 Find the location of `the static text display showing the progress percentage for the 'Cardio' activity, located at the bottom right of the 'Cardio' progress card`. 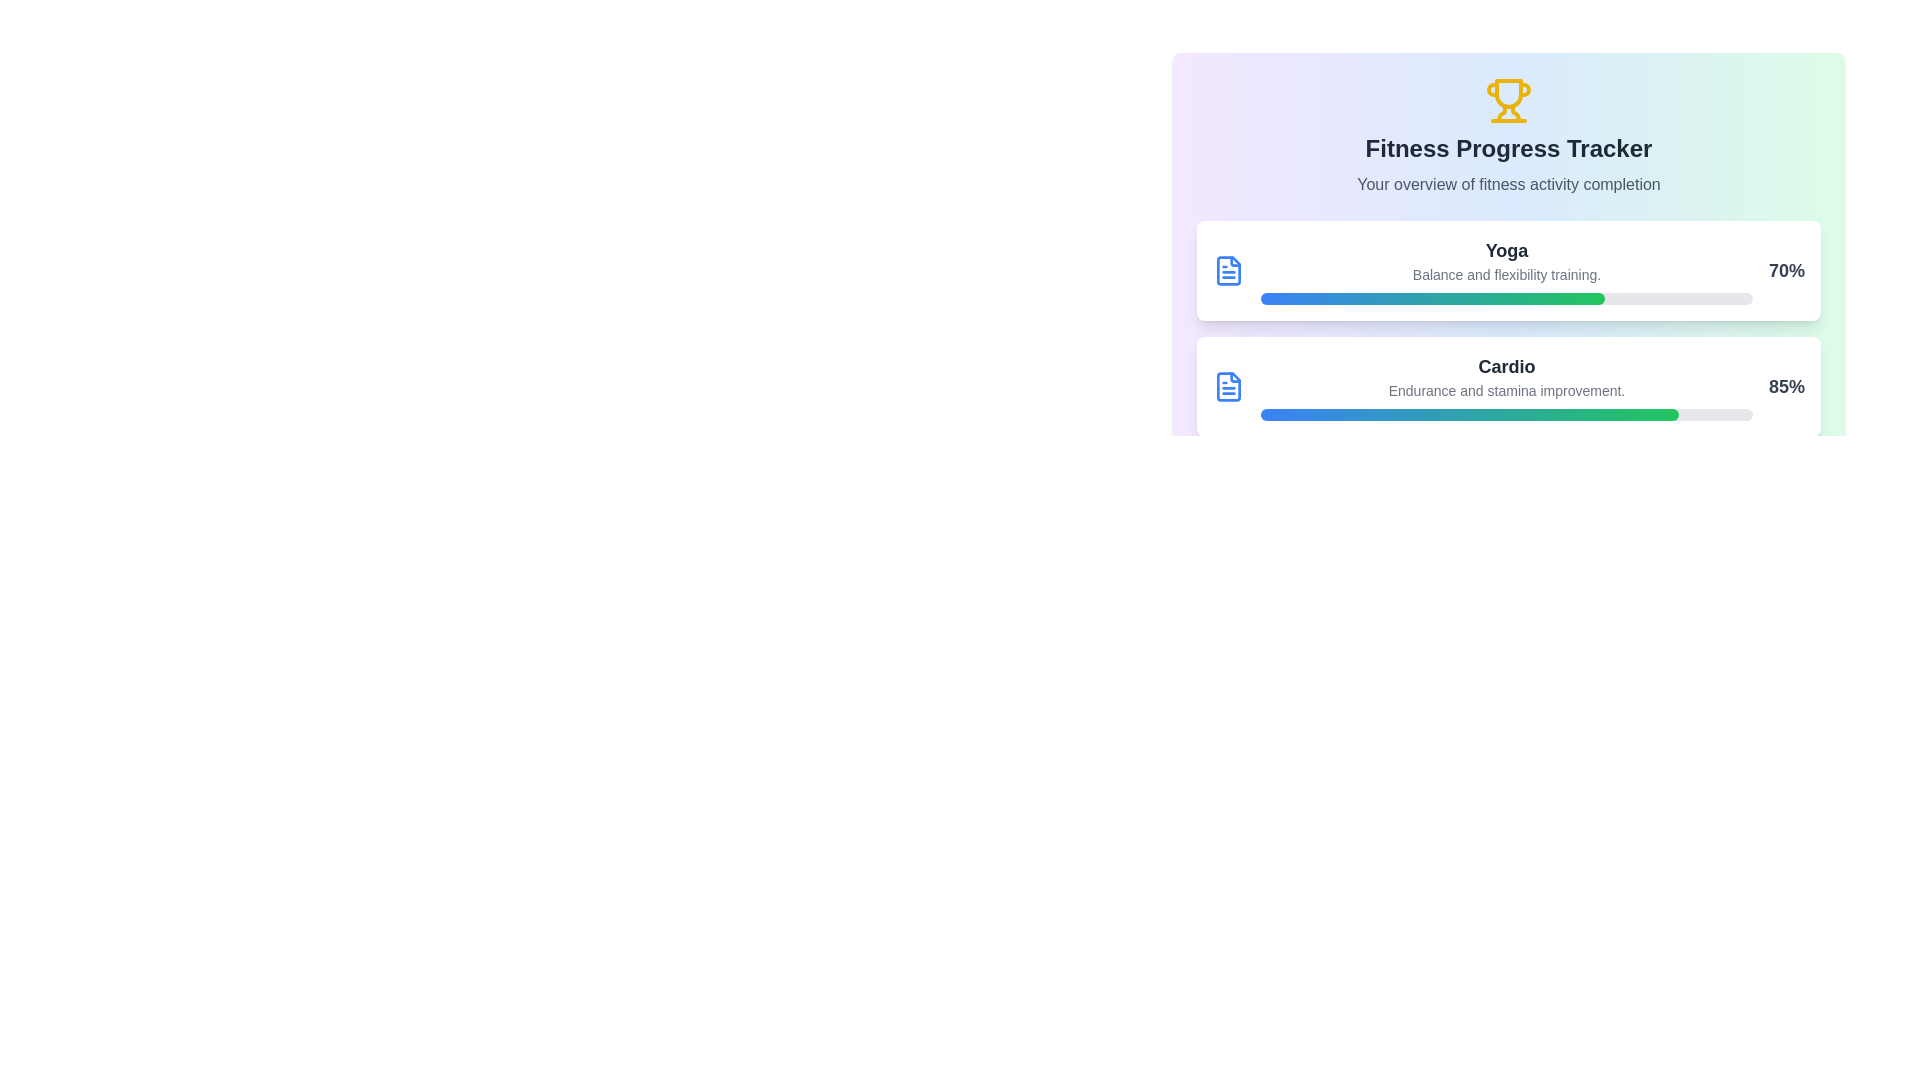

the static text display showing the progress percentage for the 'Cardio' activity, located at the bottom right of the 'Cardio' progress card is located at coordinates (1786, 386).